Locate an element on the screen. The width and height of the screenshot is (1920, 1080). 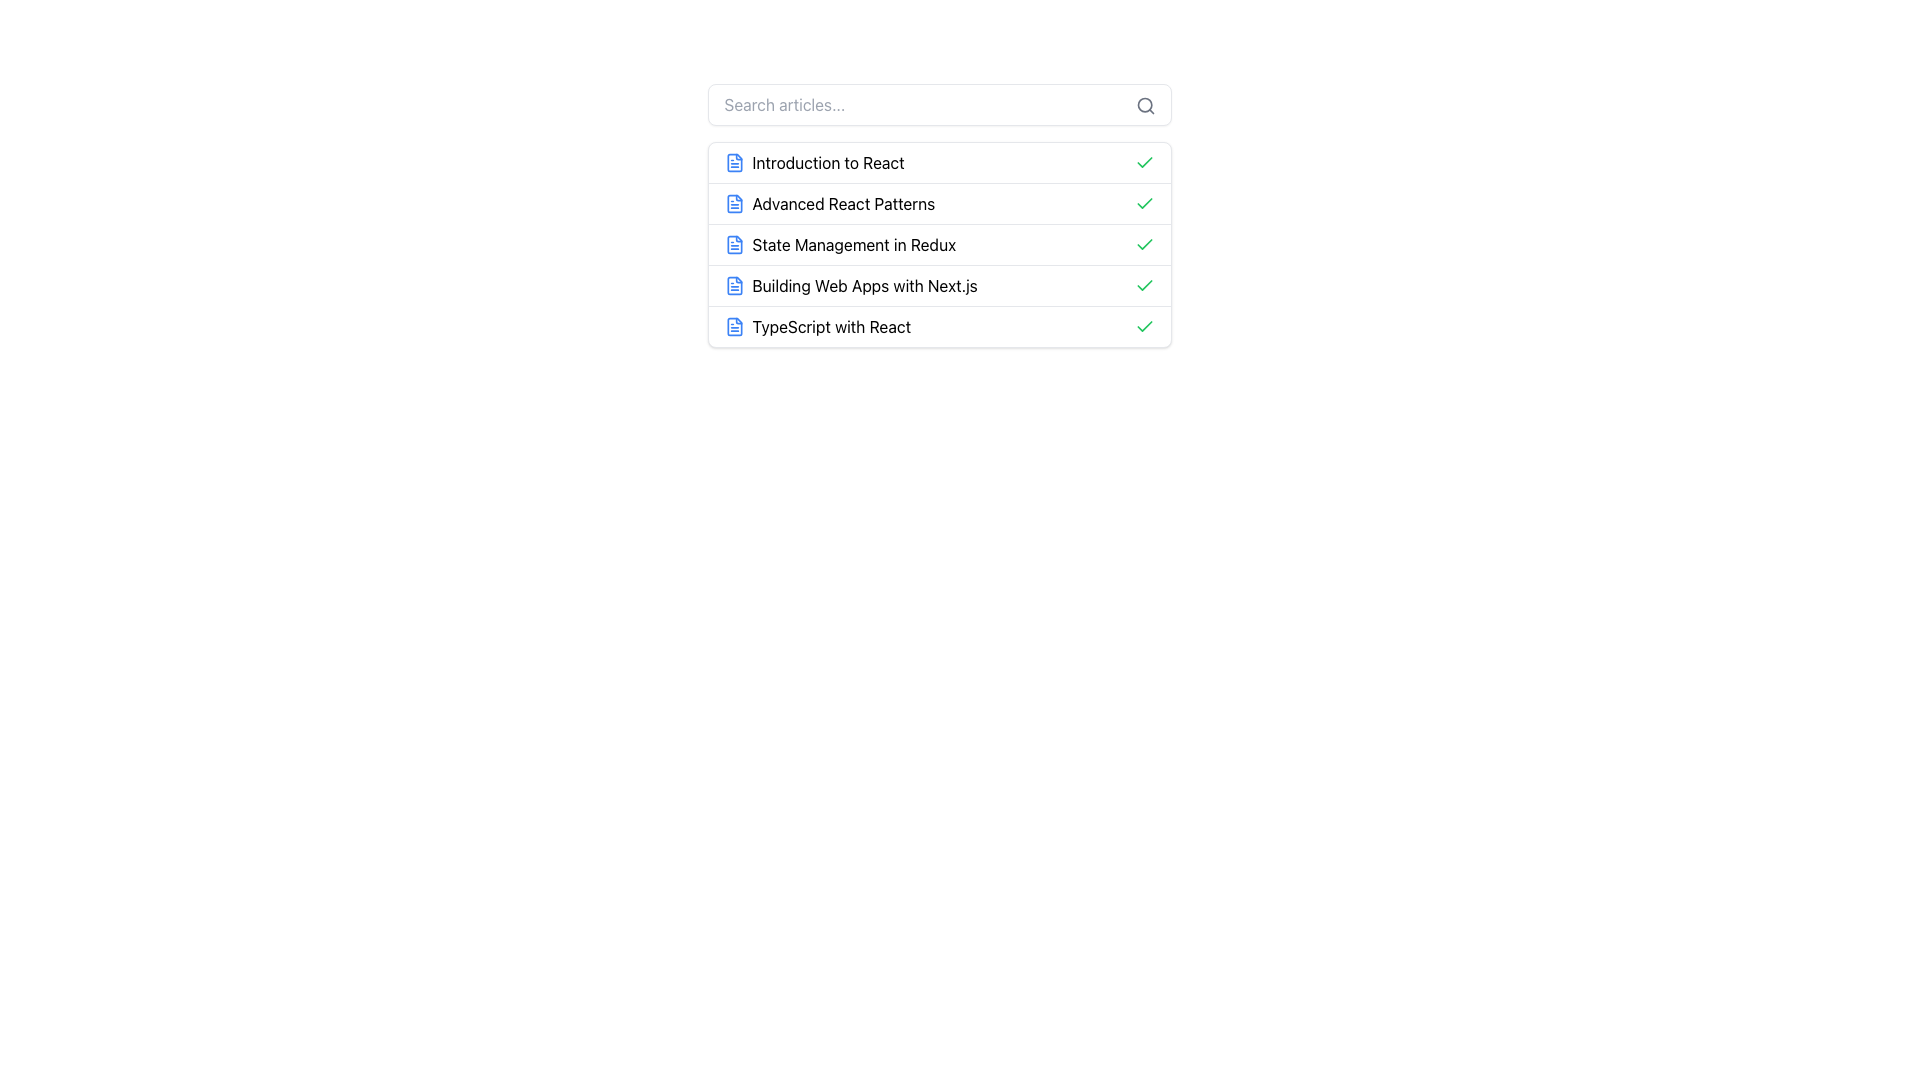
the document icon, which is styled in blue and located next to the label 'State Management in Redux' is located at coordinates (733, 244).